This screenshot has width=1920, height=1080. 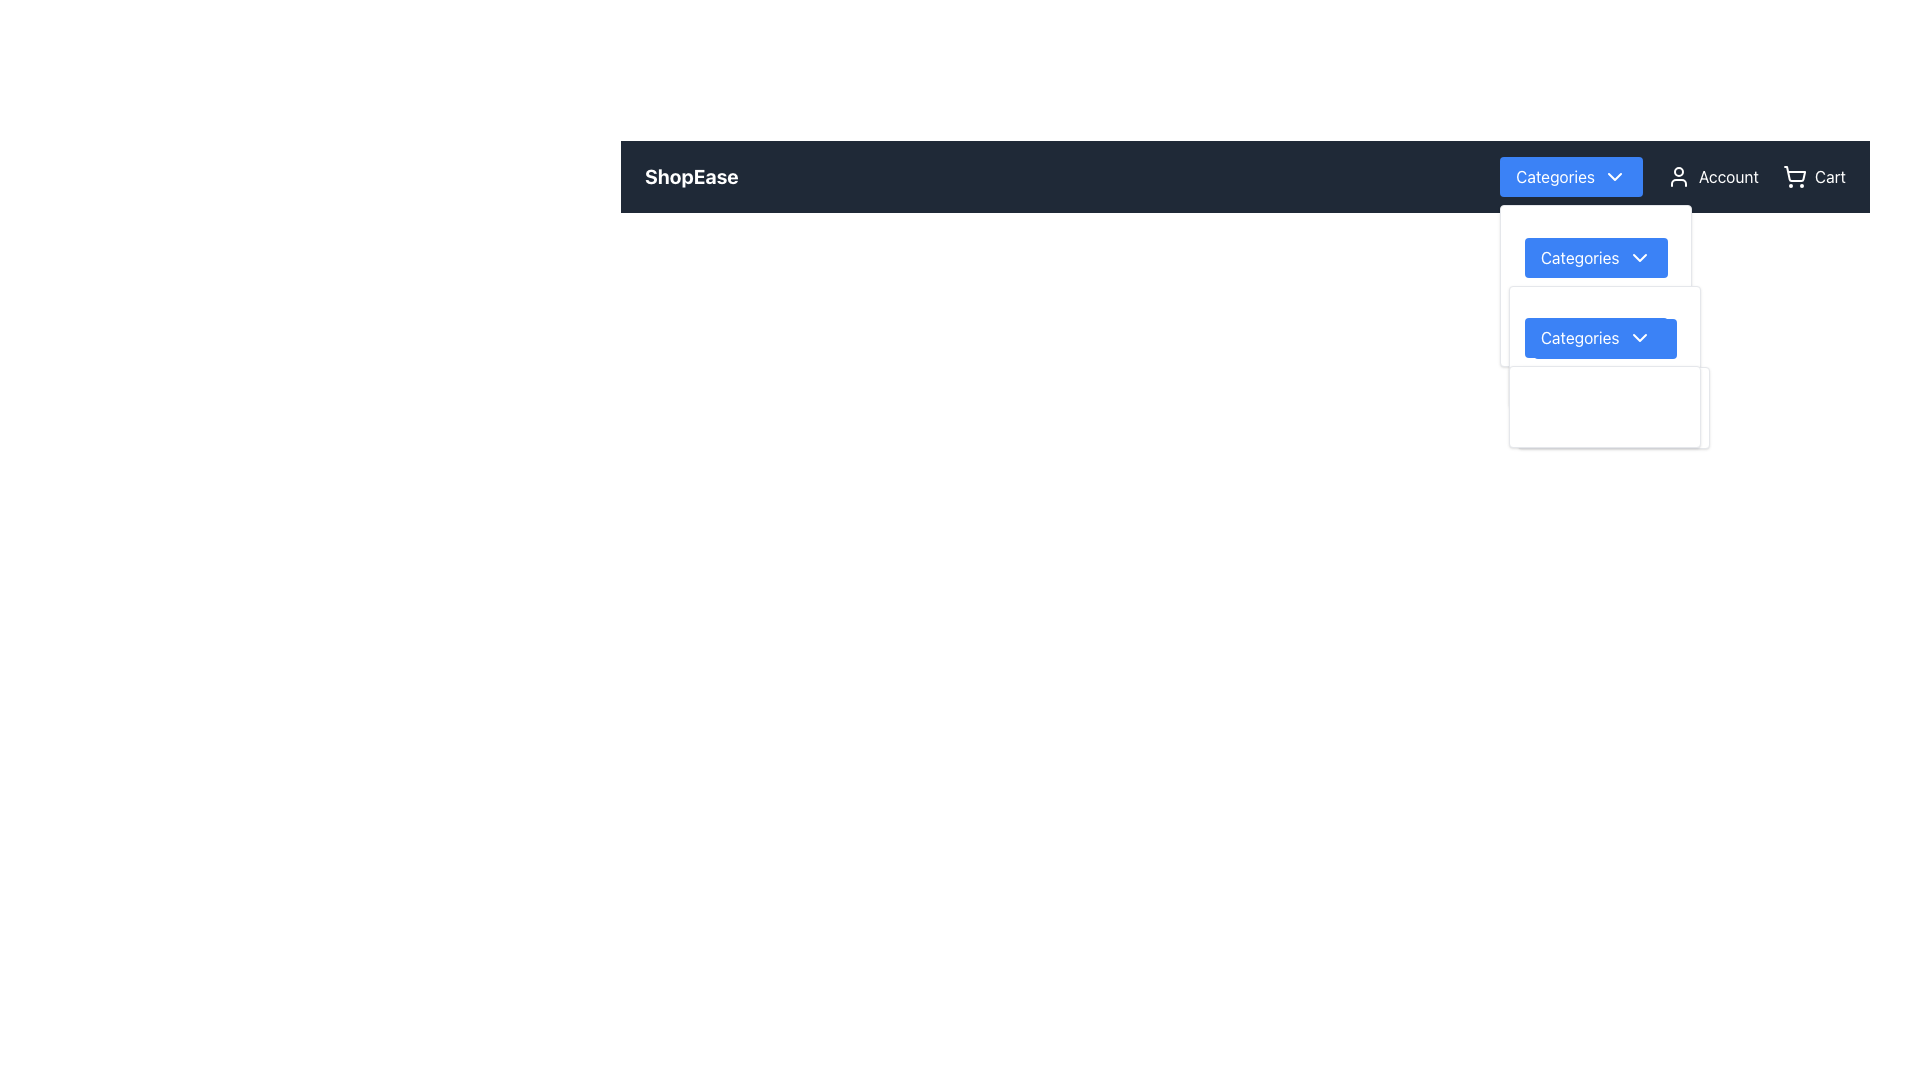 I want to click on the 'Categories' text label within the blue button, so click(x=1579, y=257).